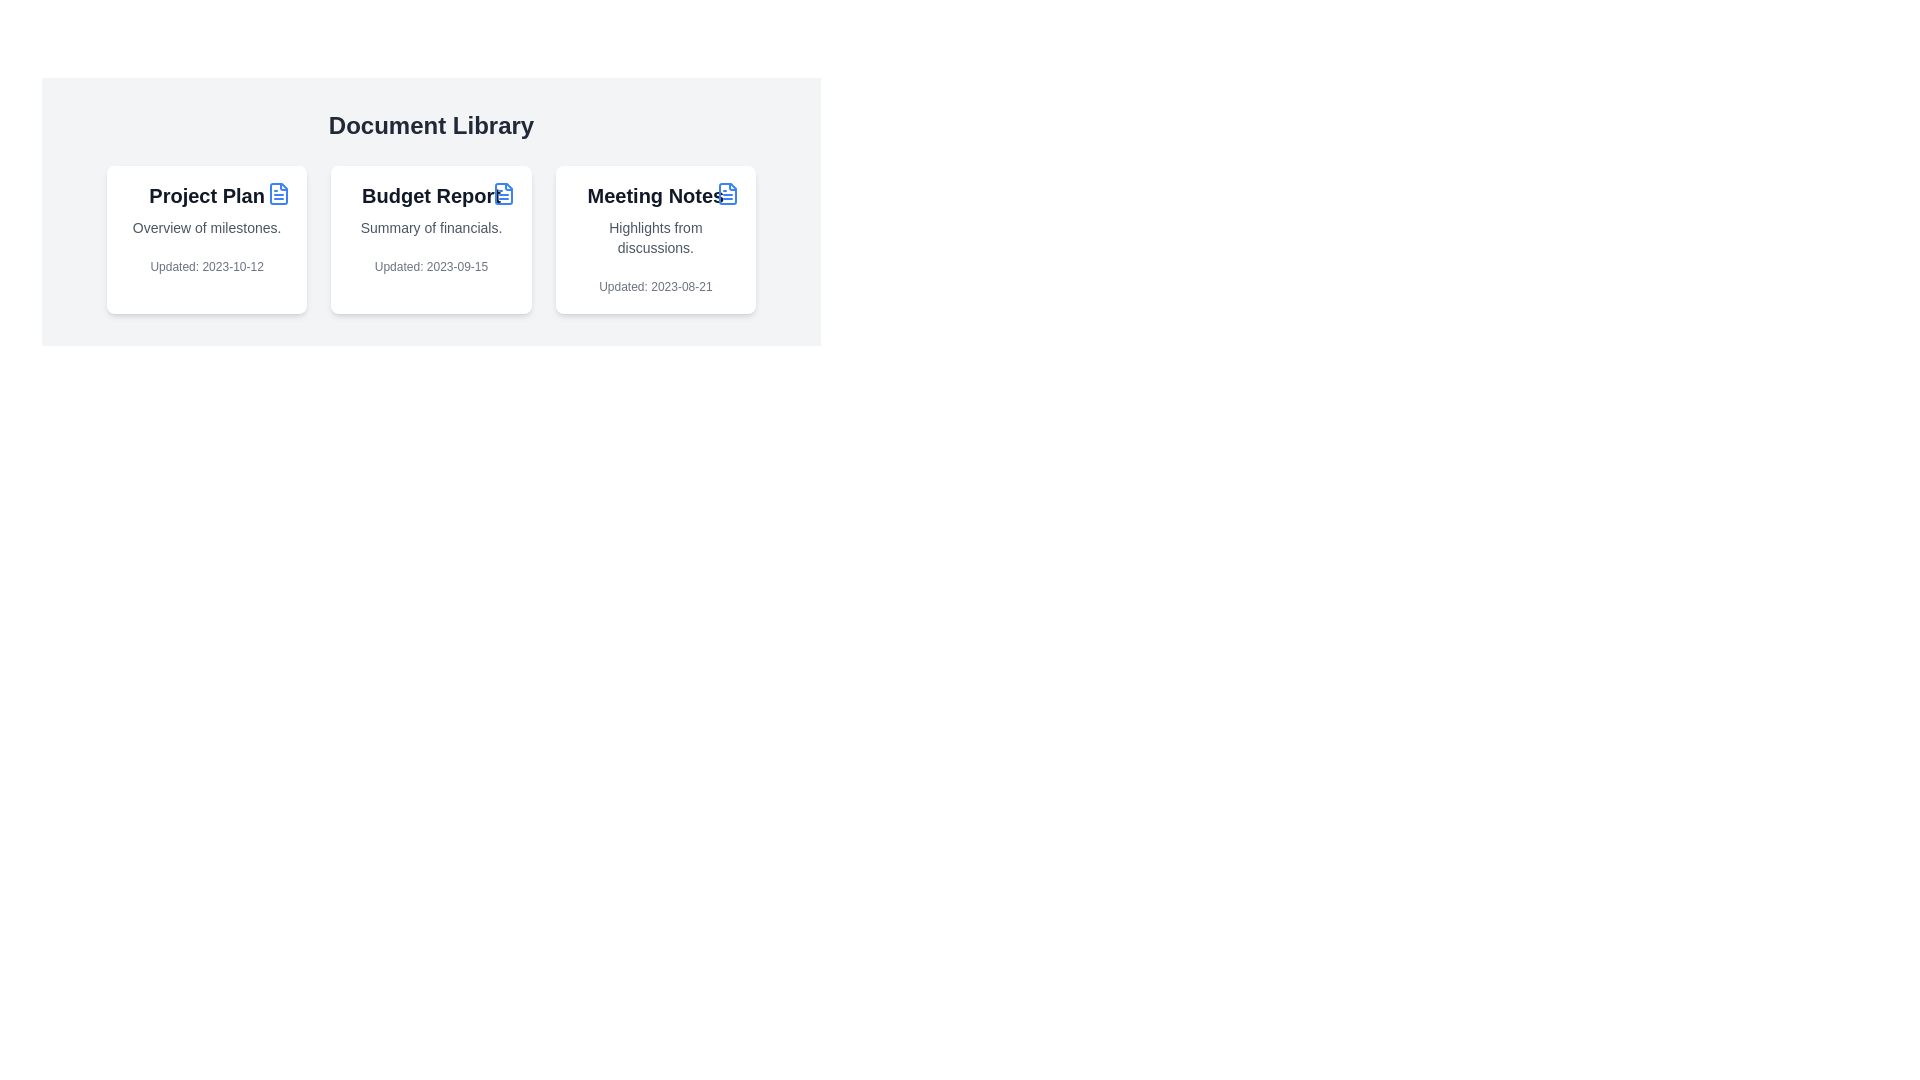 Image resolution: width=1920 pixels, height=1080 pixels. I want to click on the text label reading 'Overview of milestones.' which is displayed in a small-sized, light-gray font, located within the card layout of the 'Document Library', so click(207, 226).